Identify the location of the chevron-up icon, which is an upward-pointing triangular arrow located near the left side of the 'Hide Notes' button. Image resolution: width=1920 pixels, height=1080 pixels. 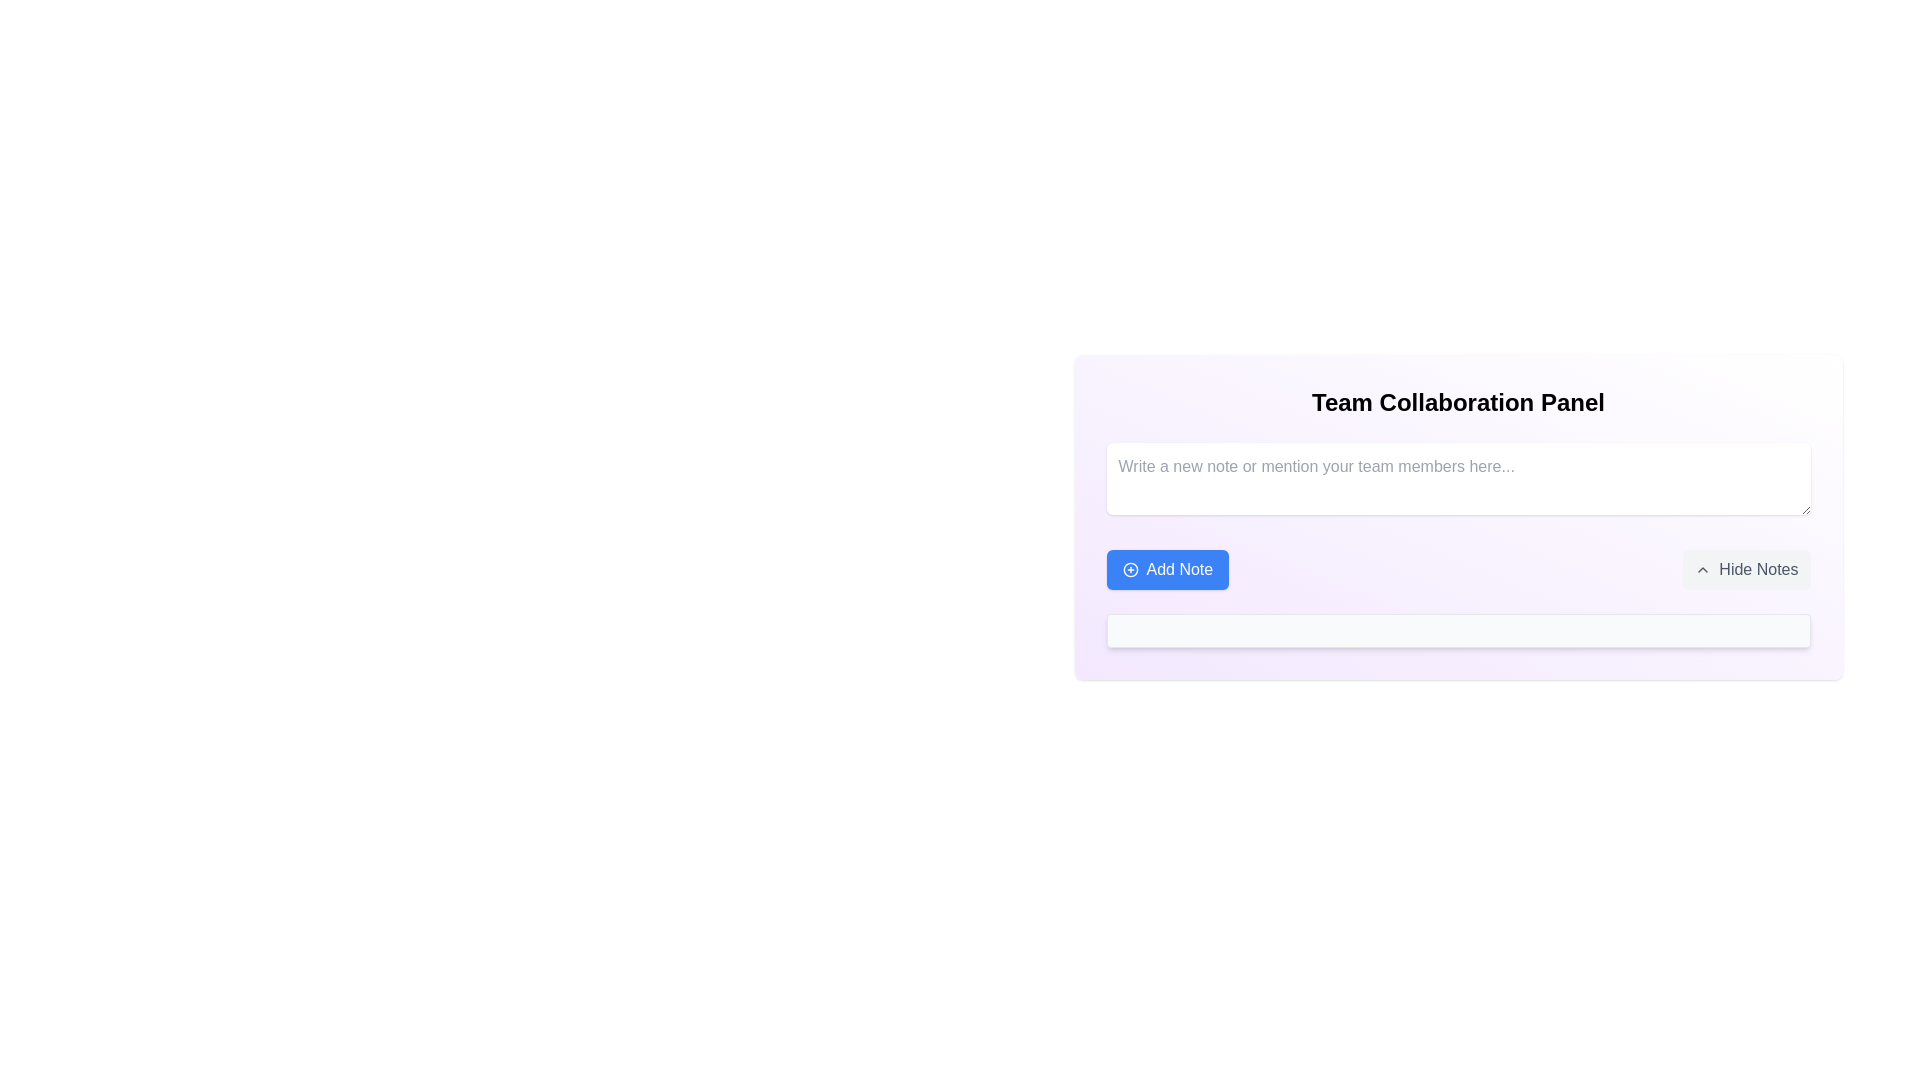
(1702, 570).